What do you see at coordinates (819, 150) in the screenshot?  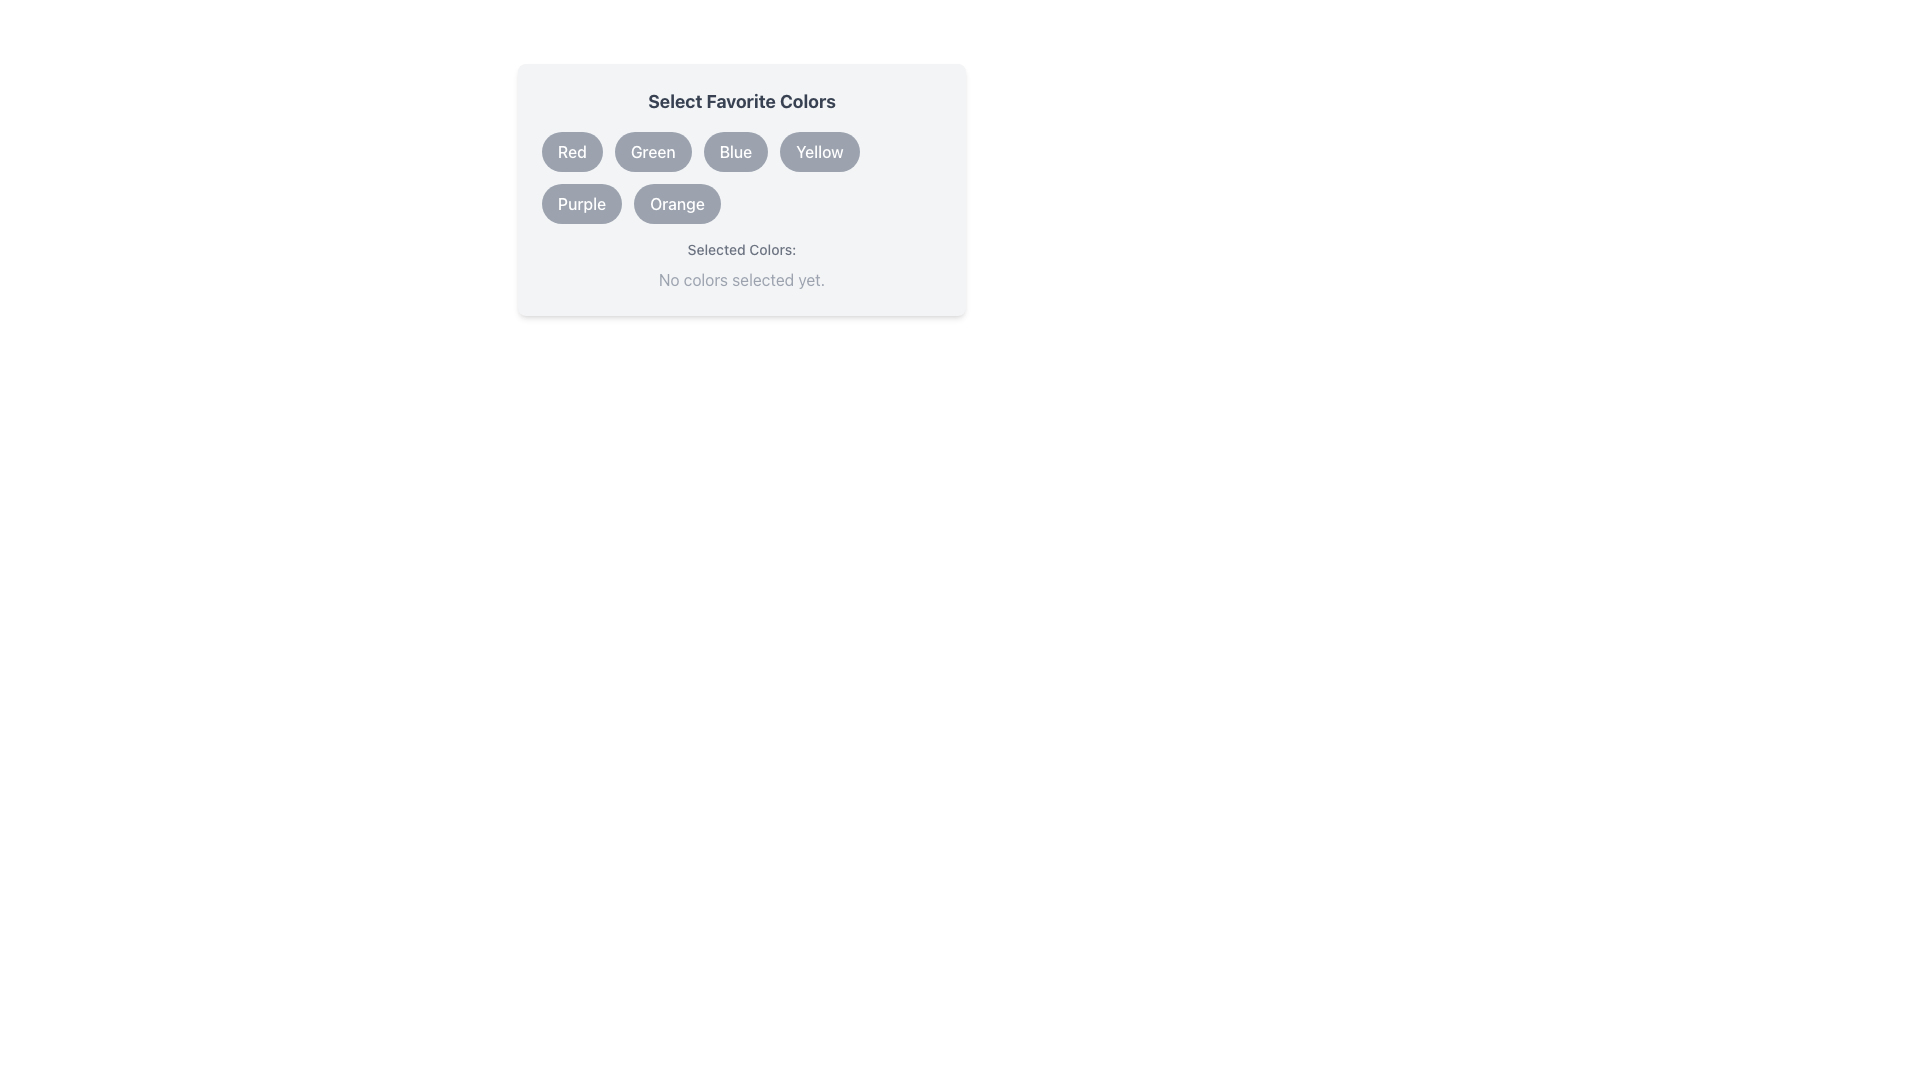 I see `the 'Yellow' button` at bounding box center [819, 150].